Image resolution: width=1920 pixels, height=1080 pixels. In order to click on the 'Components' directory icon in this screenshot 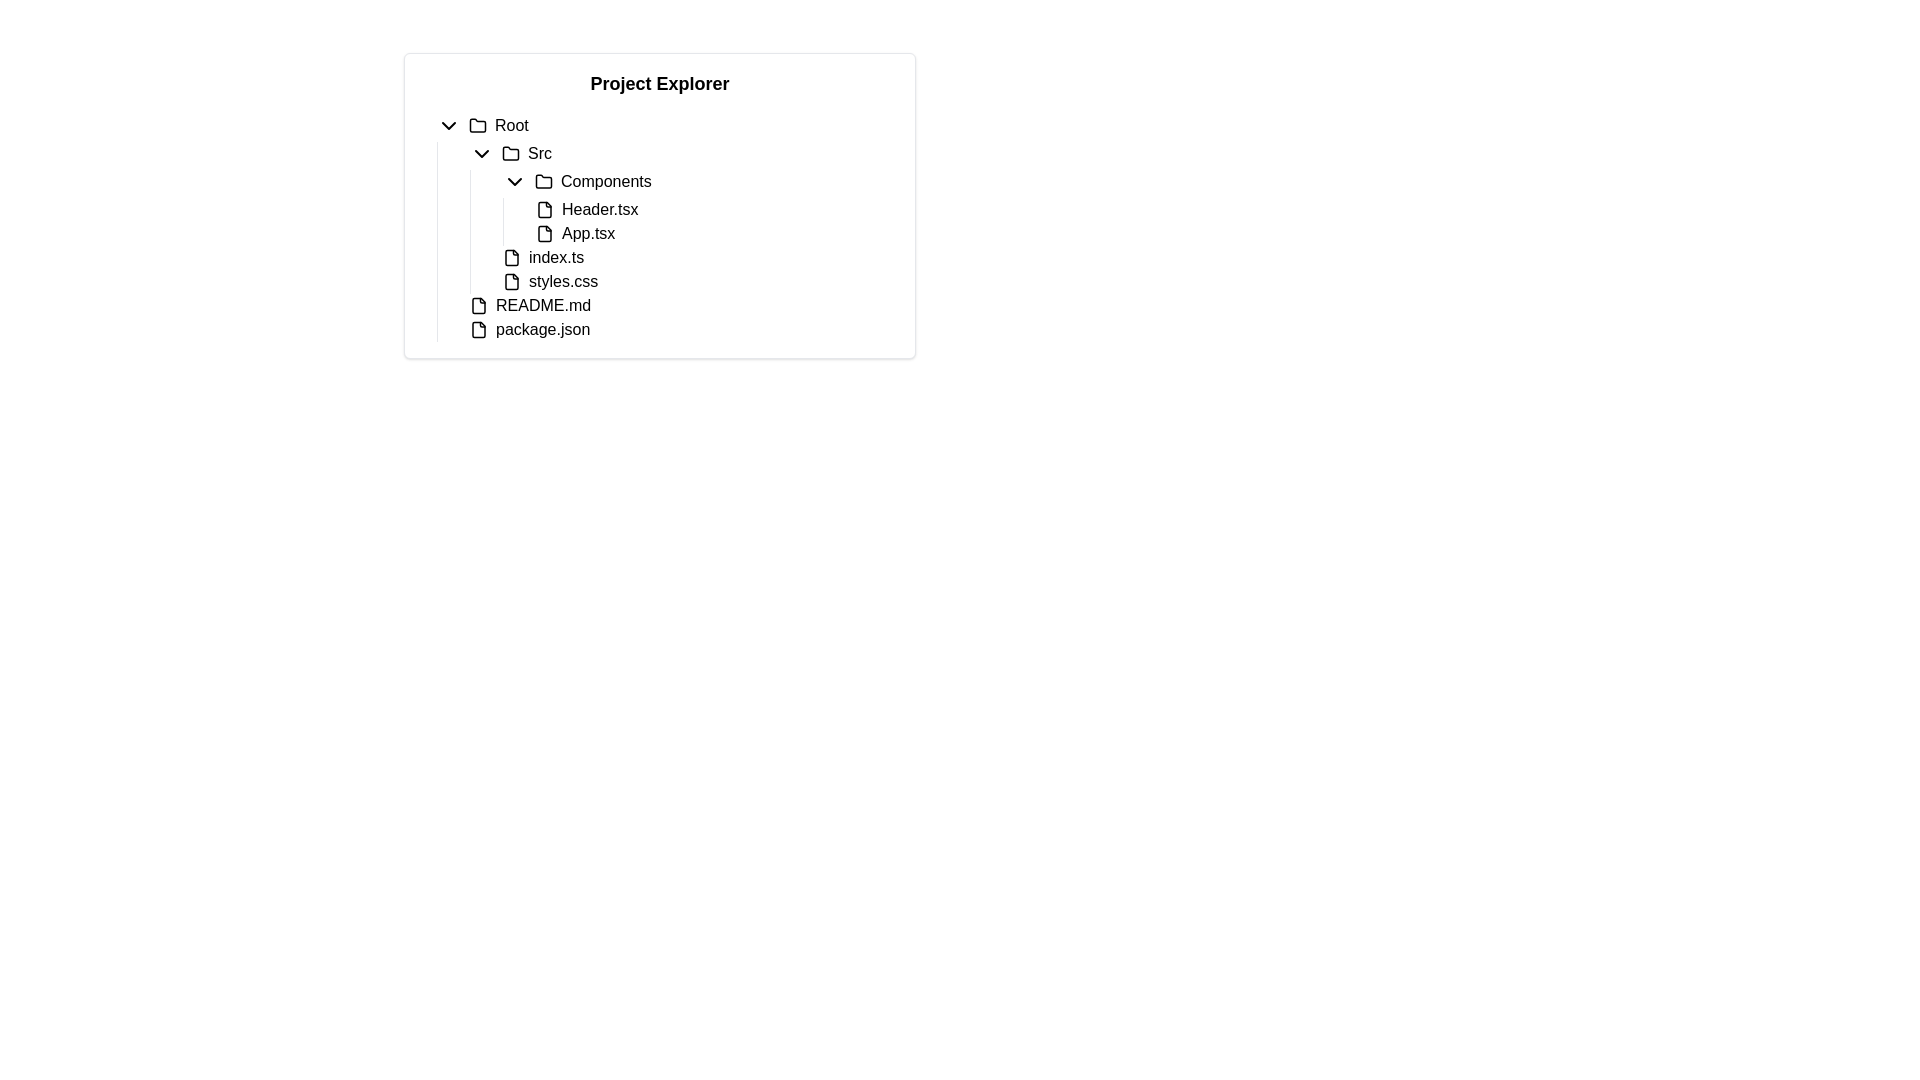, I will do `click(543, 181)`.